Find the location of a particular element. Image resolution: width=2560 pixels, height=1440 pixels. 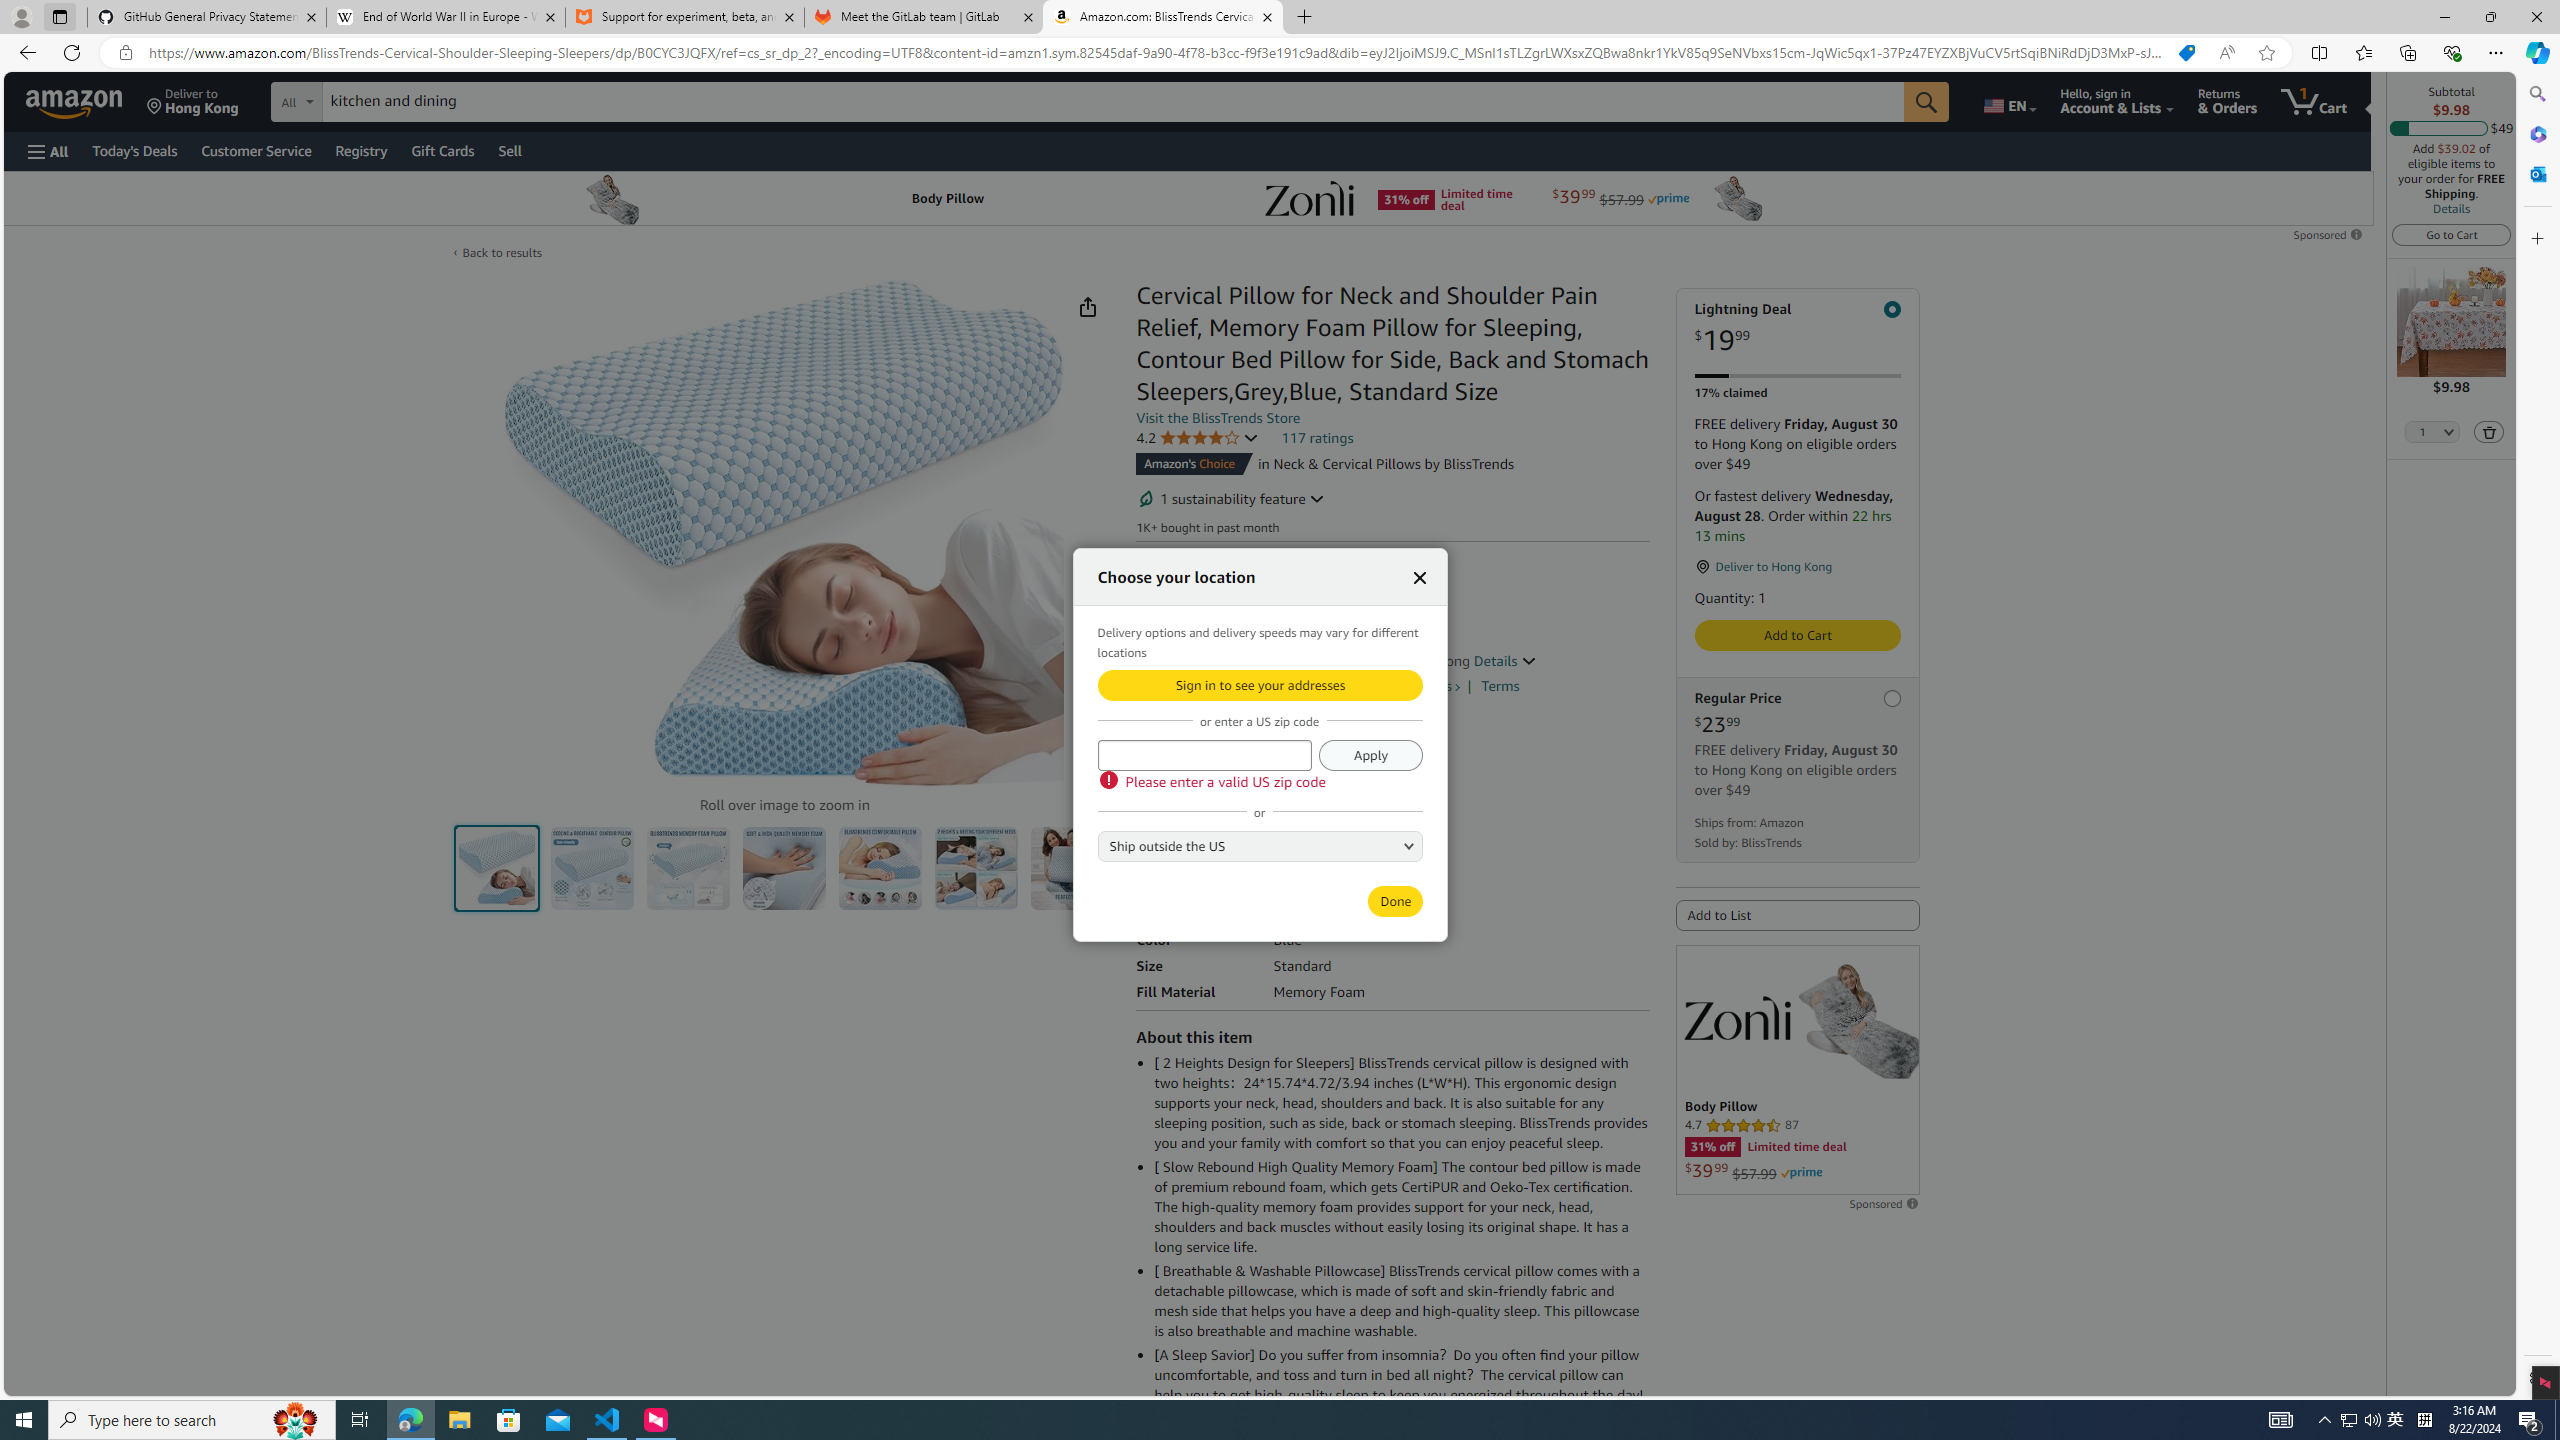

'Lightning Deal $19.99' is located at coordinates (1797, 329).